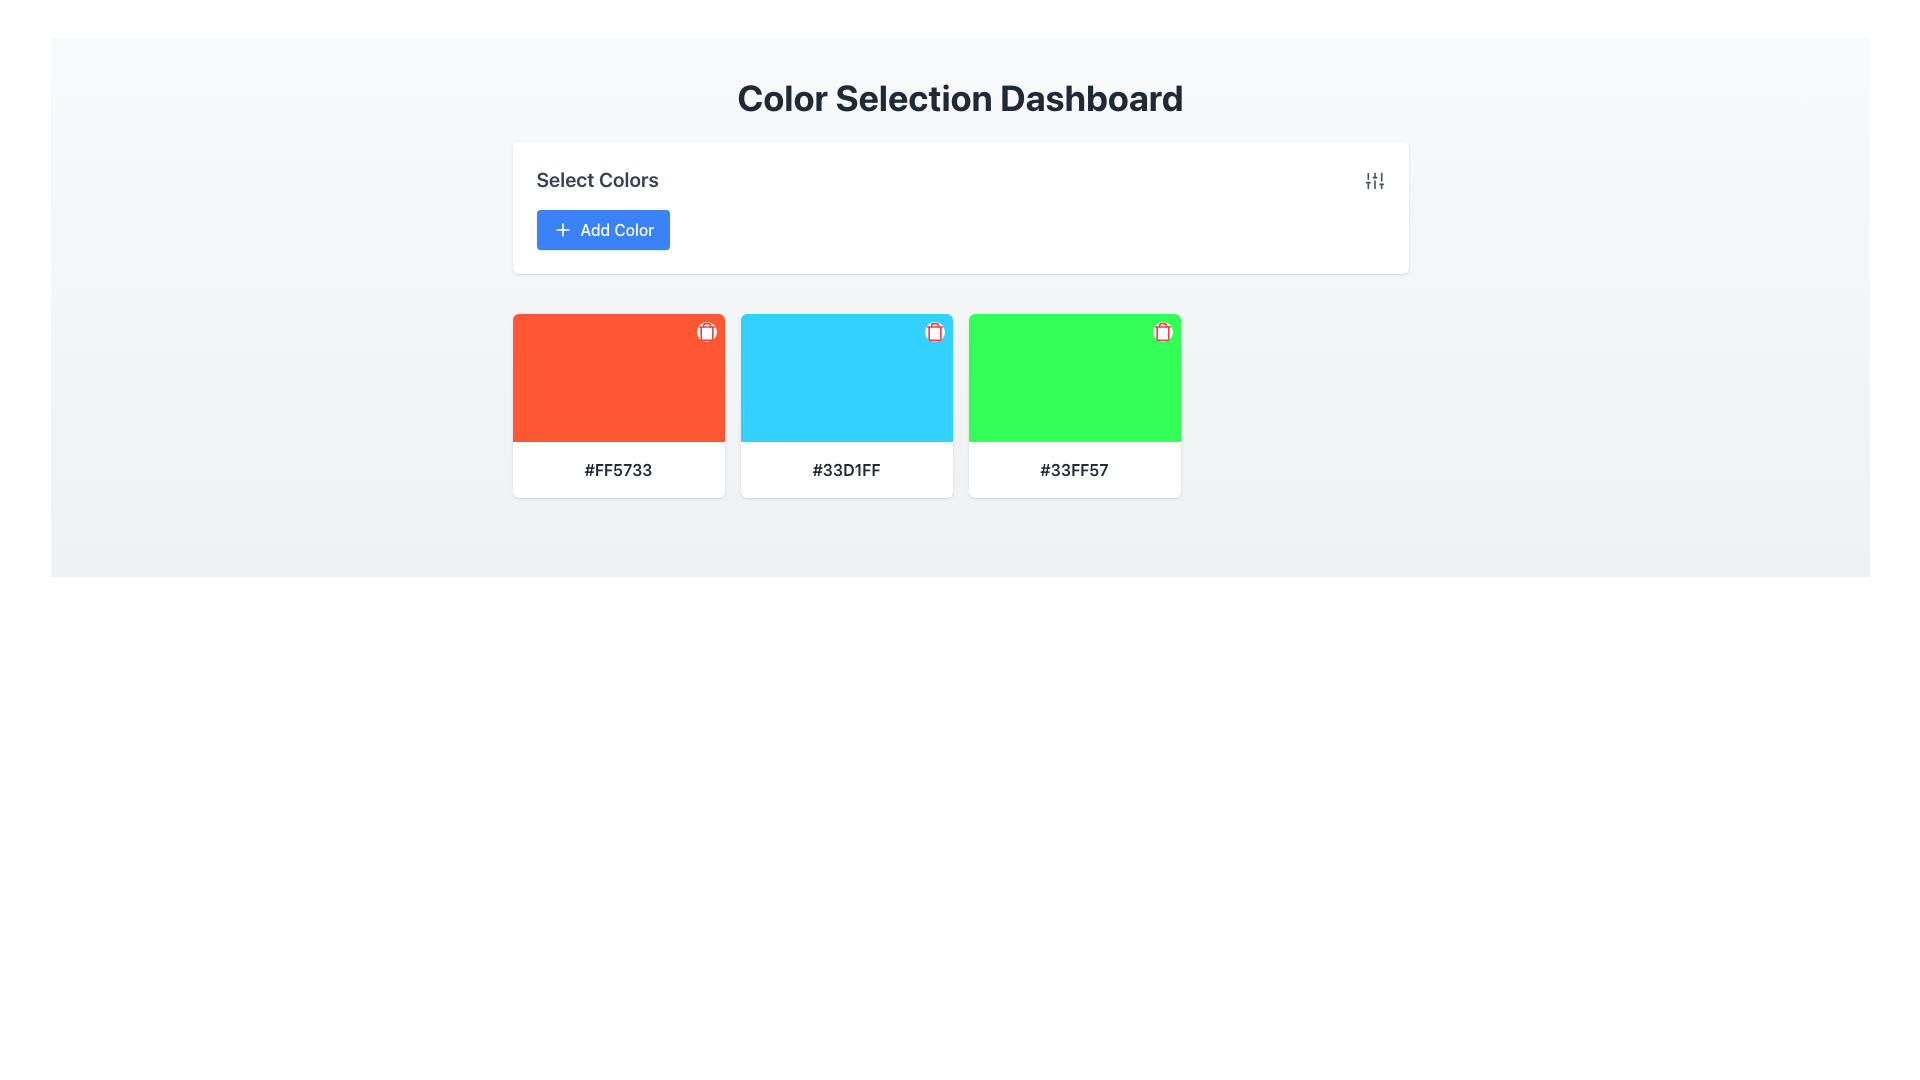  I want to click on the static text label displaying the color code '#33FF57', which is located at the bottom of the rightmost green card in the grid, so click(1073, 470).